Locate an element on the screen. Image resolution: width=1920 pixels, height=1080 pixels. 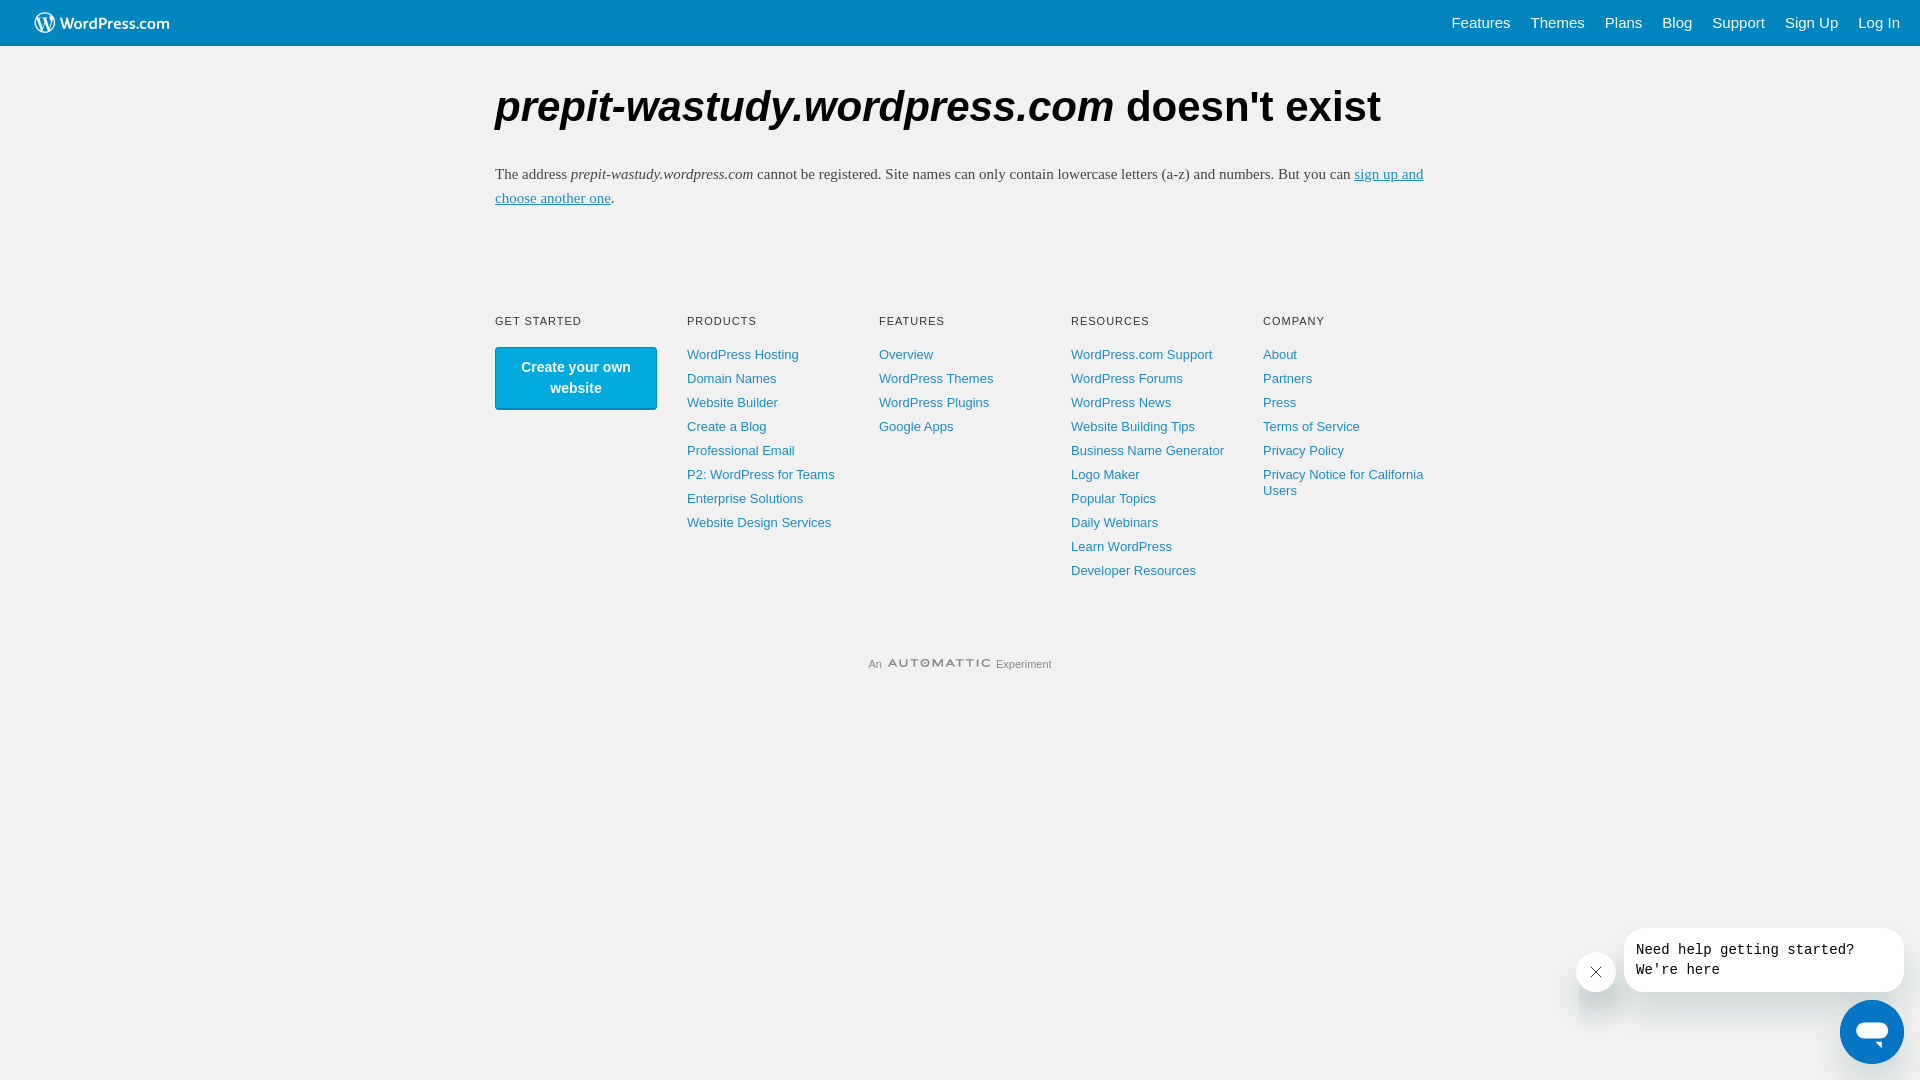
'Logo Maker' is located at coordinates (1069, 474).